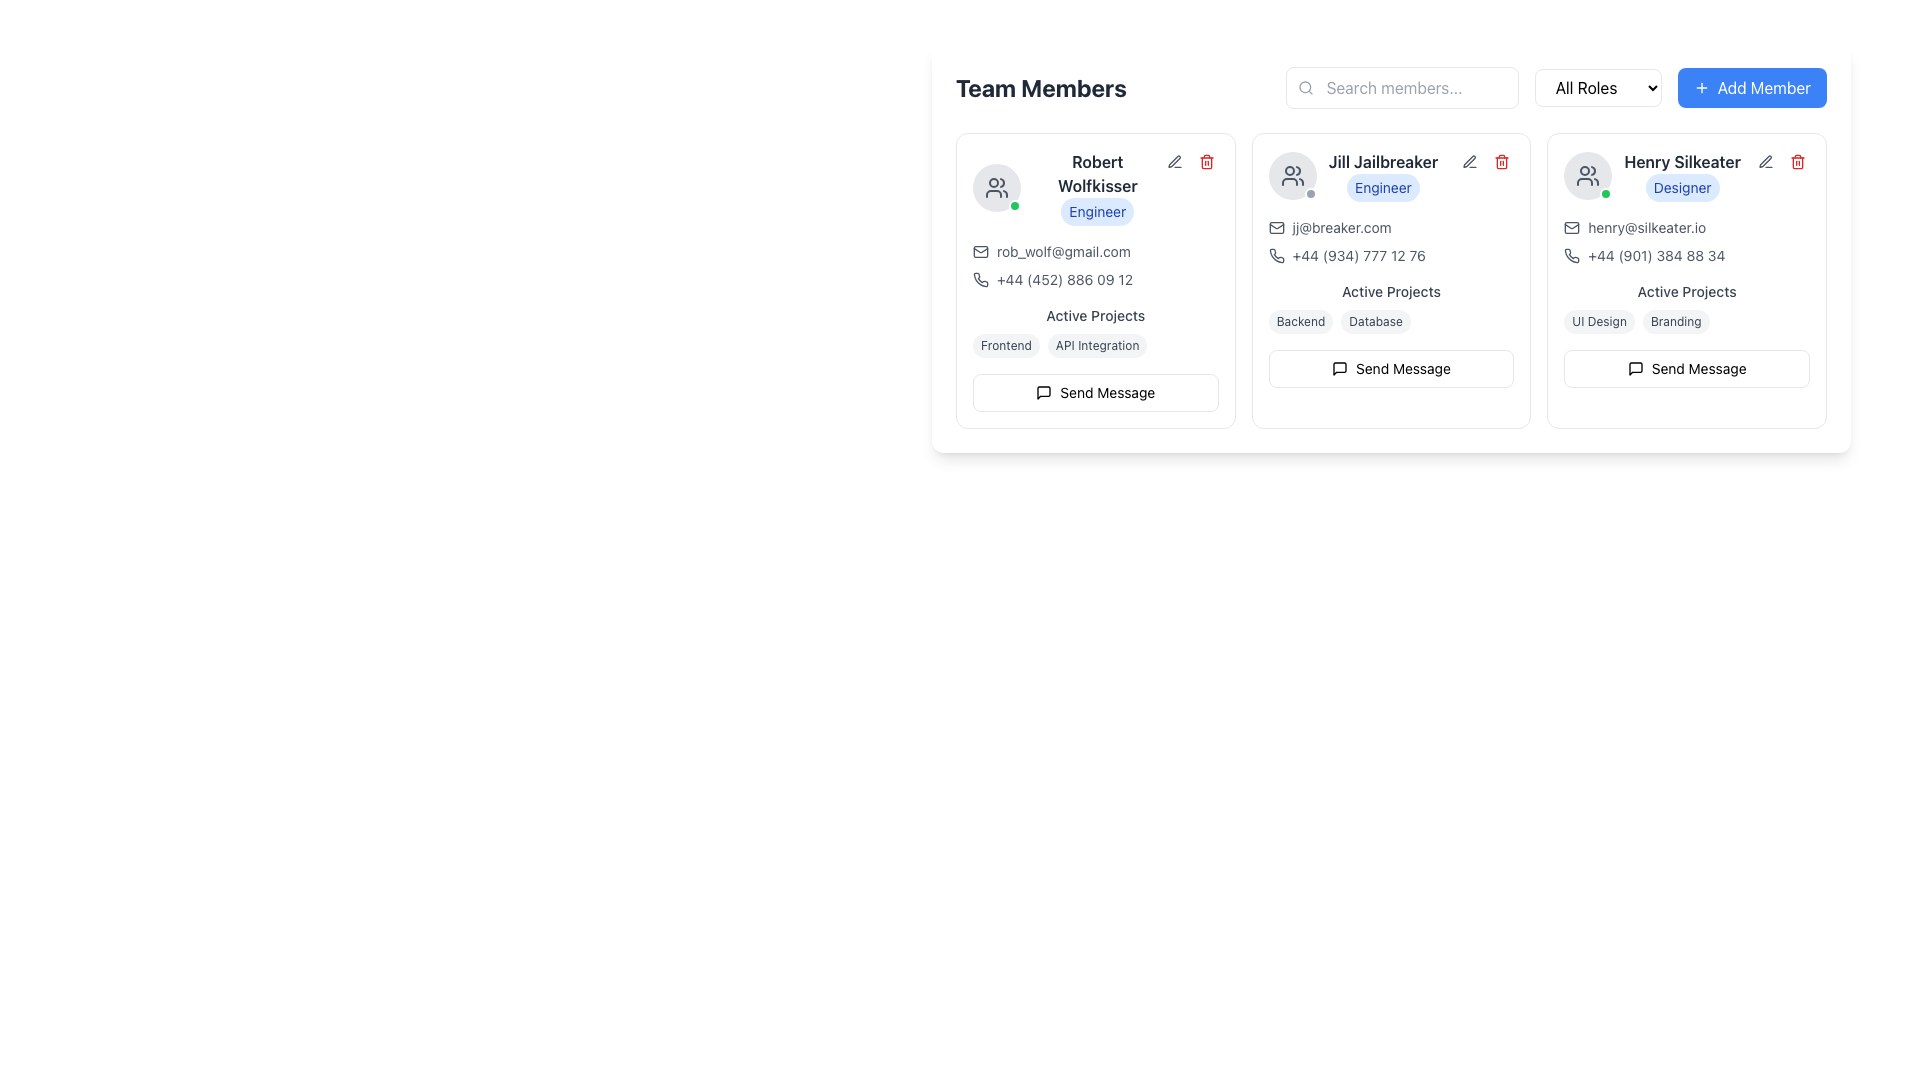 The image size is (1920, 1080). I want to click on the Text Block with Badge that displays the name and role of the team member, located in the rightmost card below the avatar icon, so click(1681, 175).